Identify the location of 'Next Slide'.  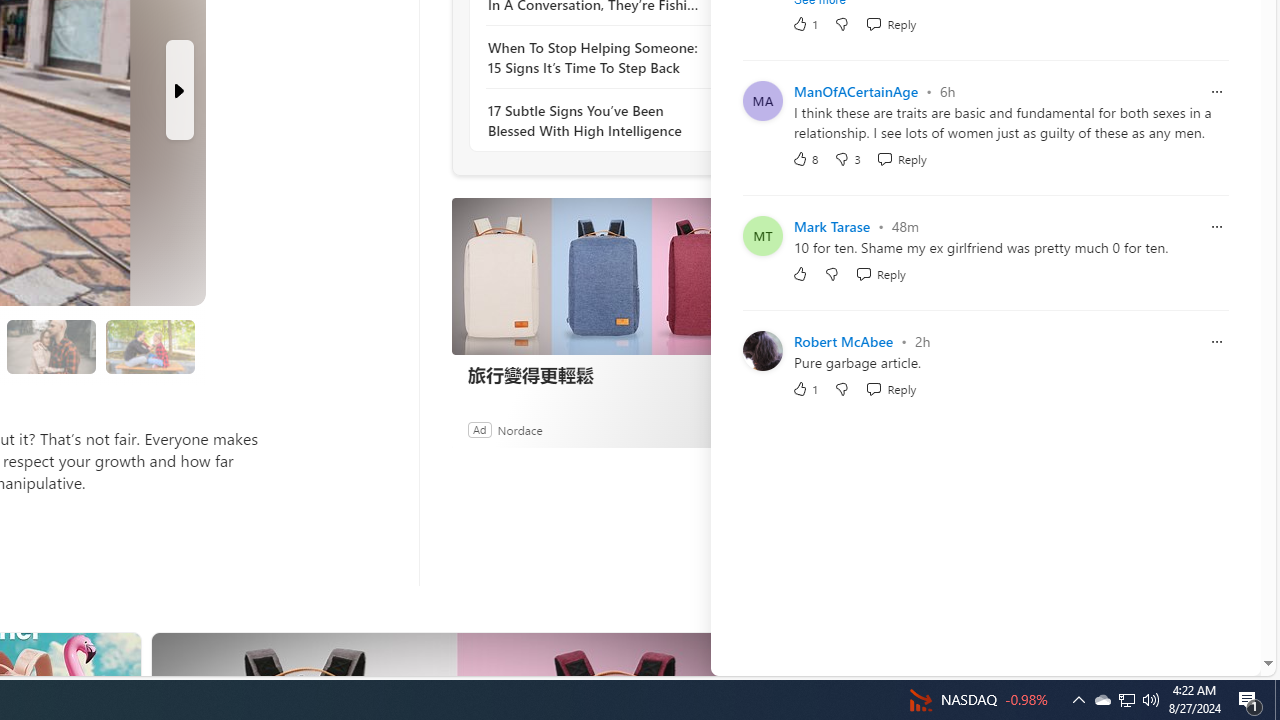
(179, 90).